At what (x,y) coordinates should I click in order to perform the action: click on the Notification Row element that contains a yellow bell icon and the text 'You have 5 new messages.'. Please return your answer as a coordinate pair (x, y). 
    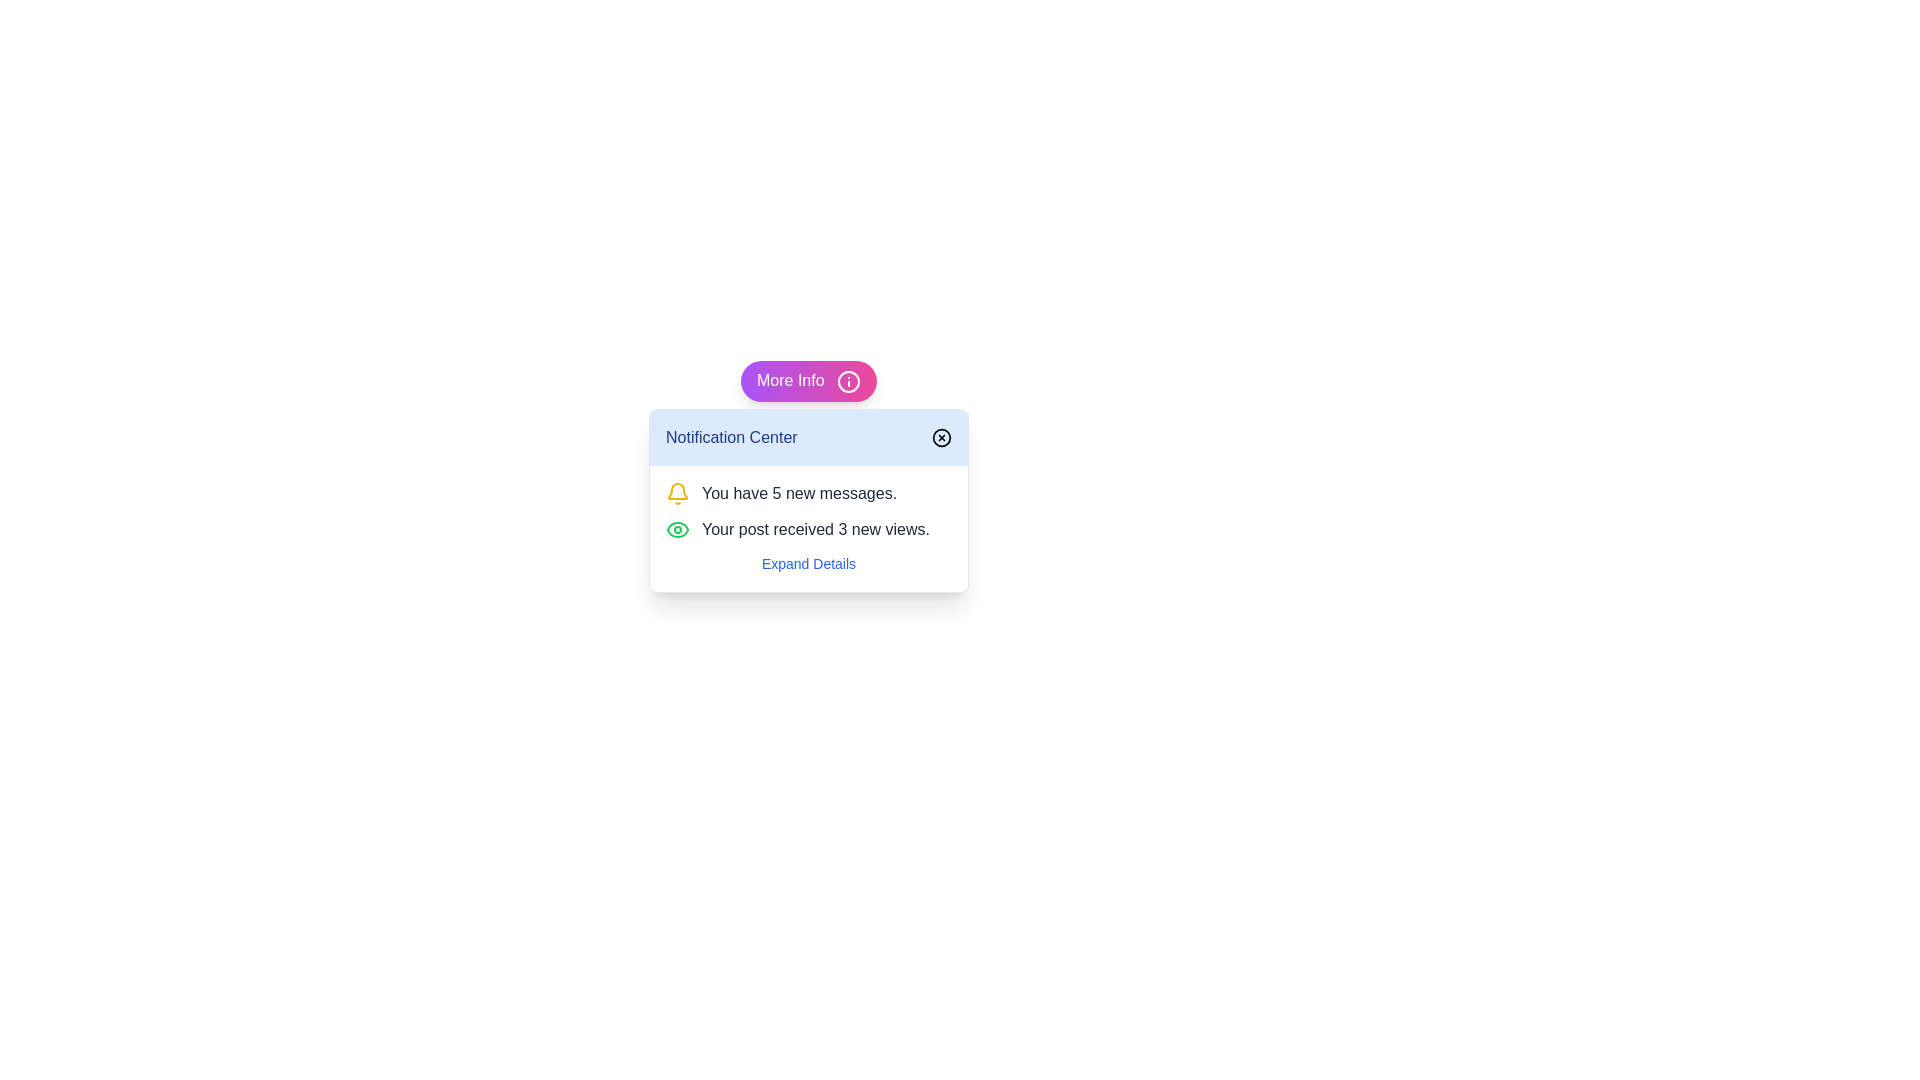
    Looking at the image, I should click on (809, 493).